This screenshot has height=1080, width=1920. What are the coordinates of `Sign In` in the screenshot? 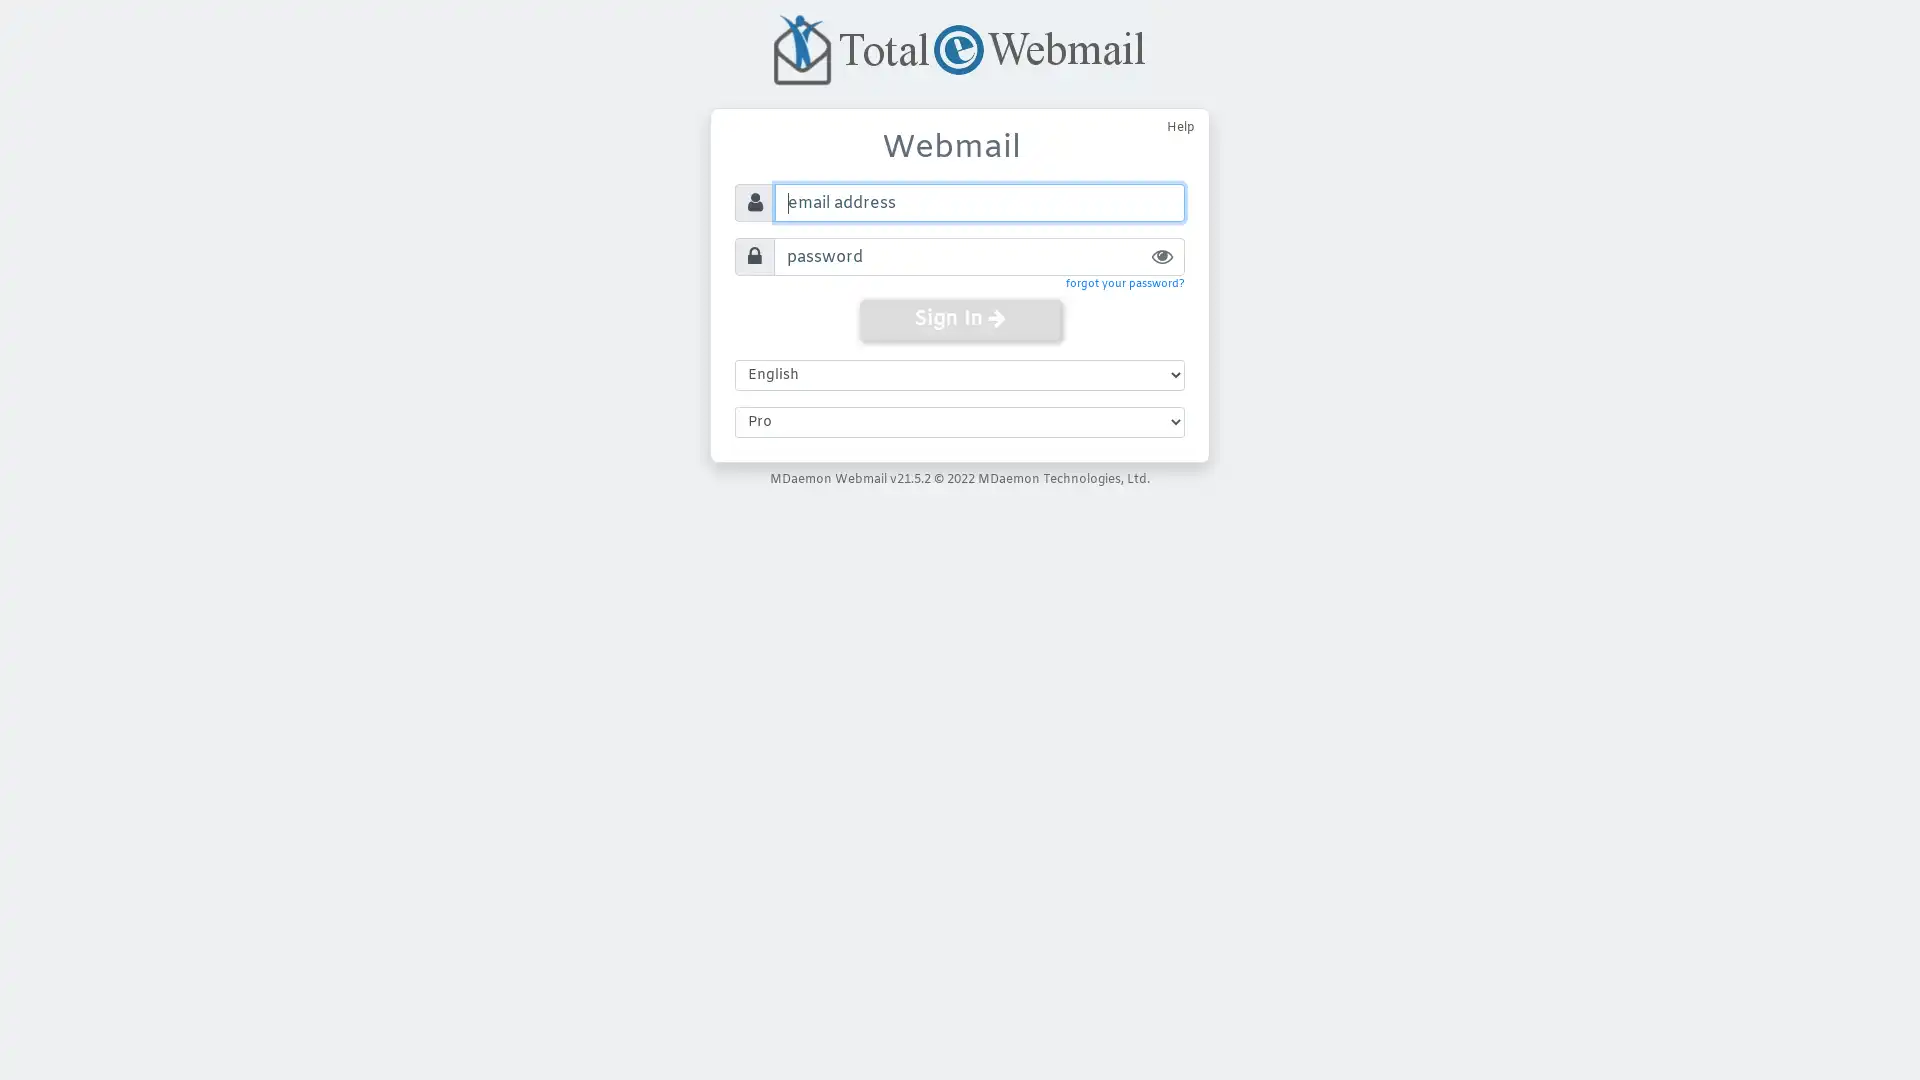 It's located at (960, 319).